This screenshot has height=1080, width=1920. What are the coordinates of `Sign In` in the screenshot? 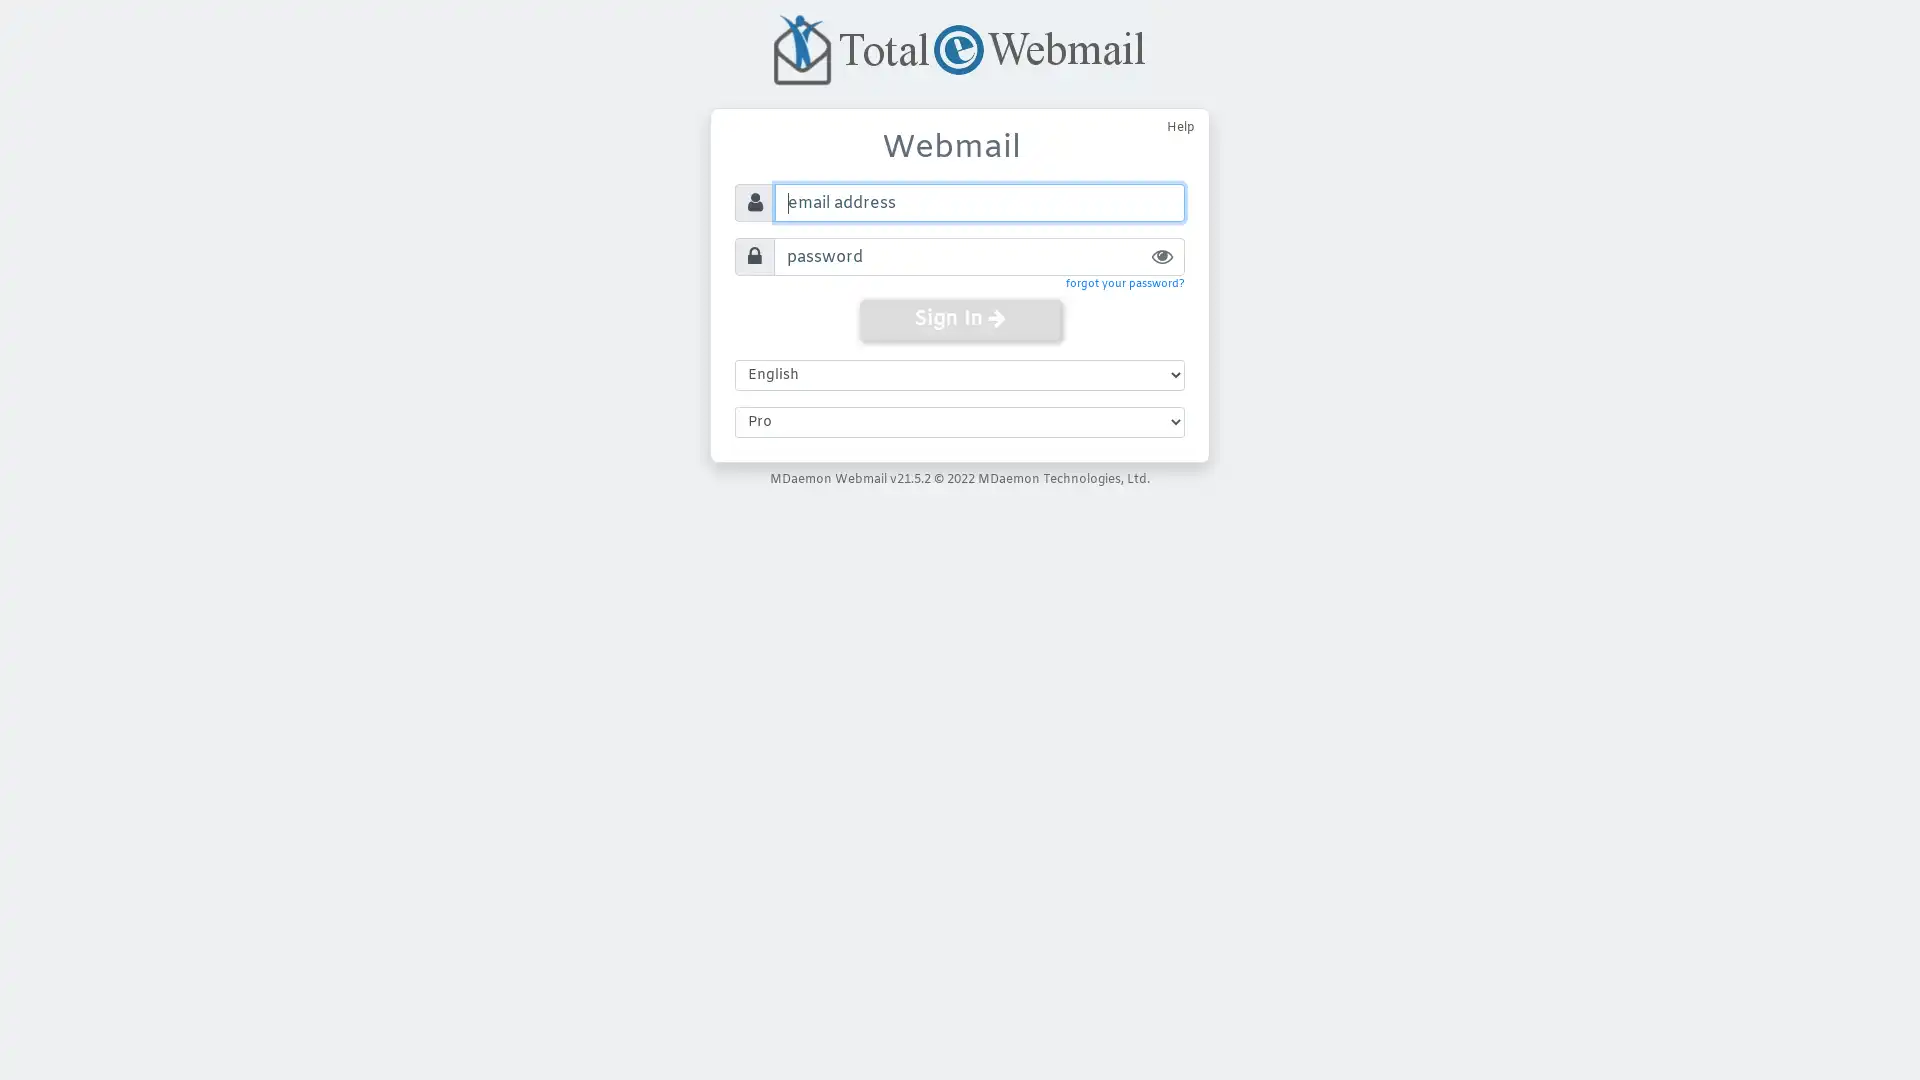 It's located at (960, 319).